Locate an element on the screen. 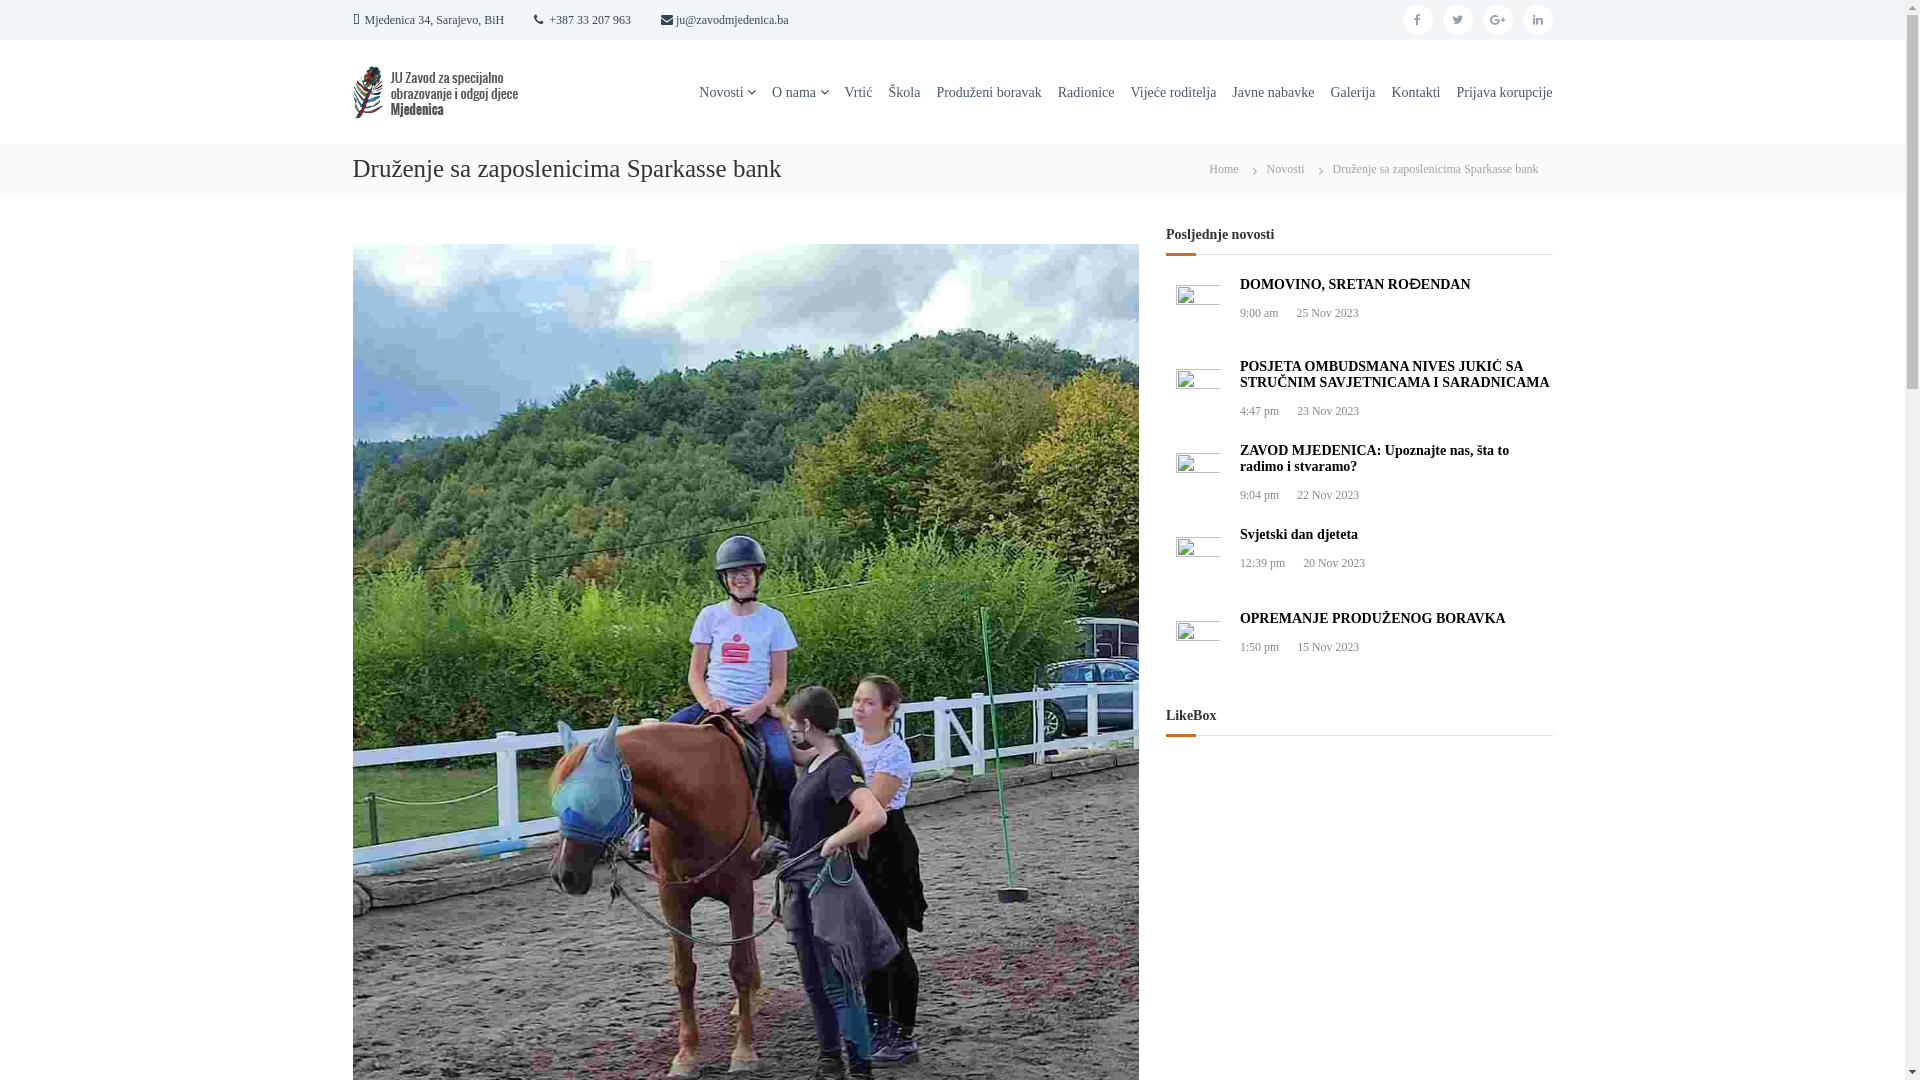 The image size is (1920, 1080). 'Home' is located at coordinates (1222, 167).